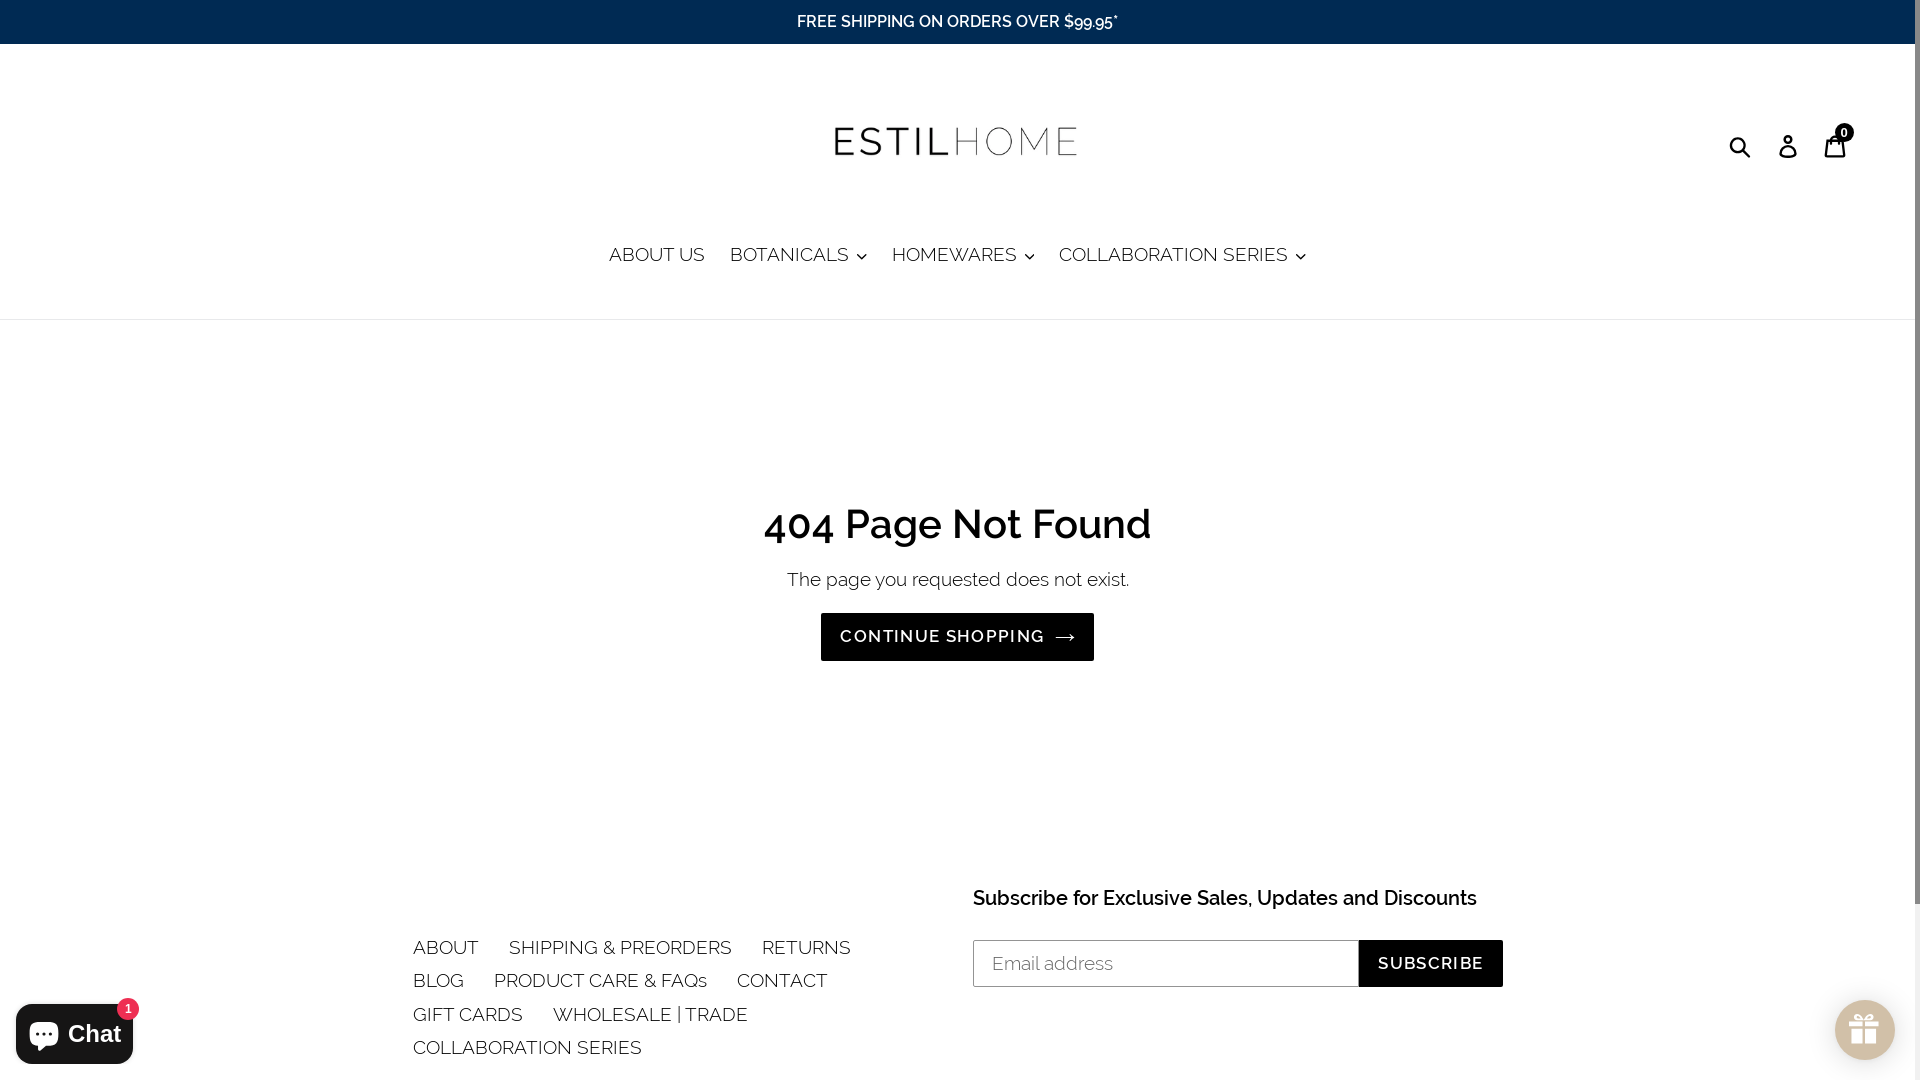  I want to click on 'PRODUCT CARE & FAQs', so click(494, 978).